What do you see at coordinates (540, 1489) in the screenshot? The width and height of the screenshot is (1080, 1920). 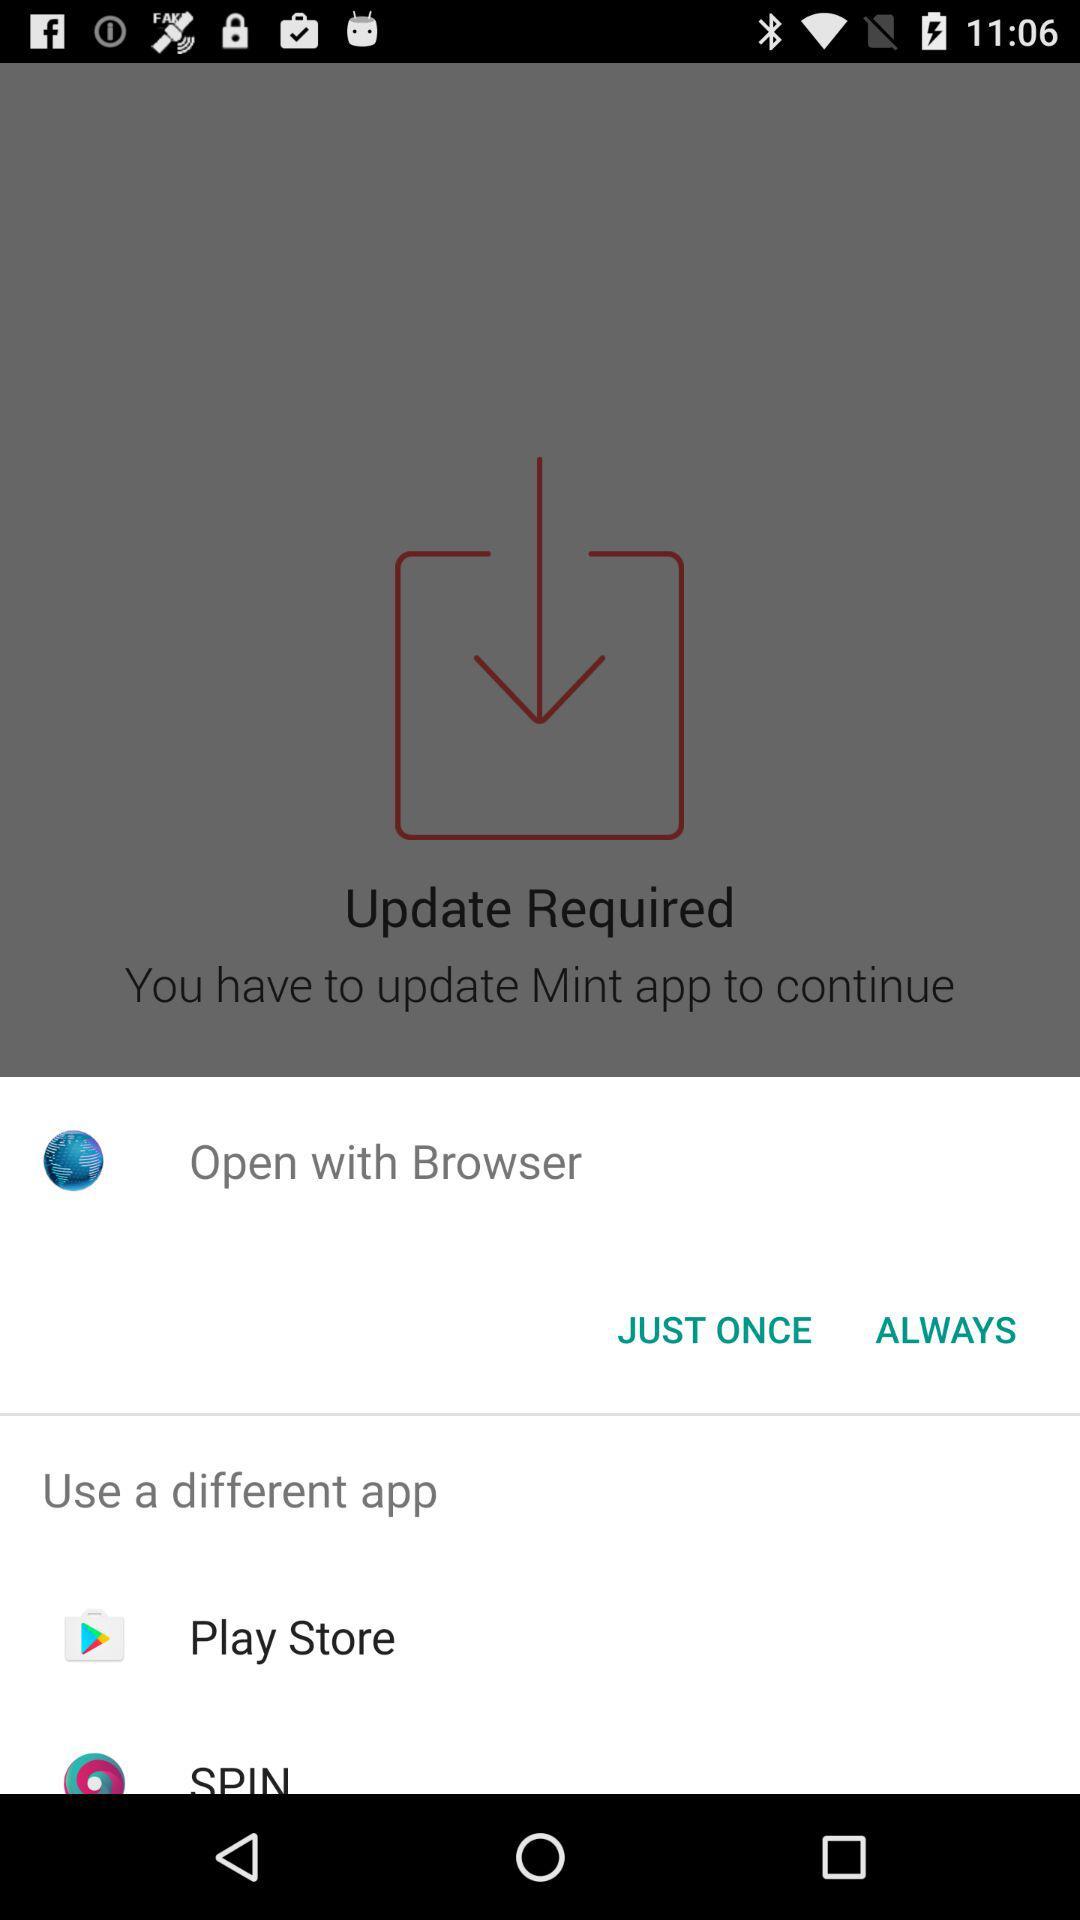 I see `use a different item` at bounding box center [540, 1489].